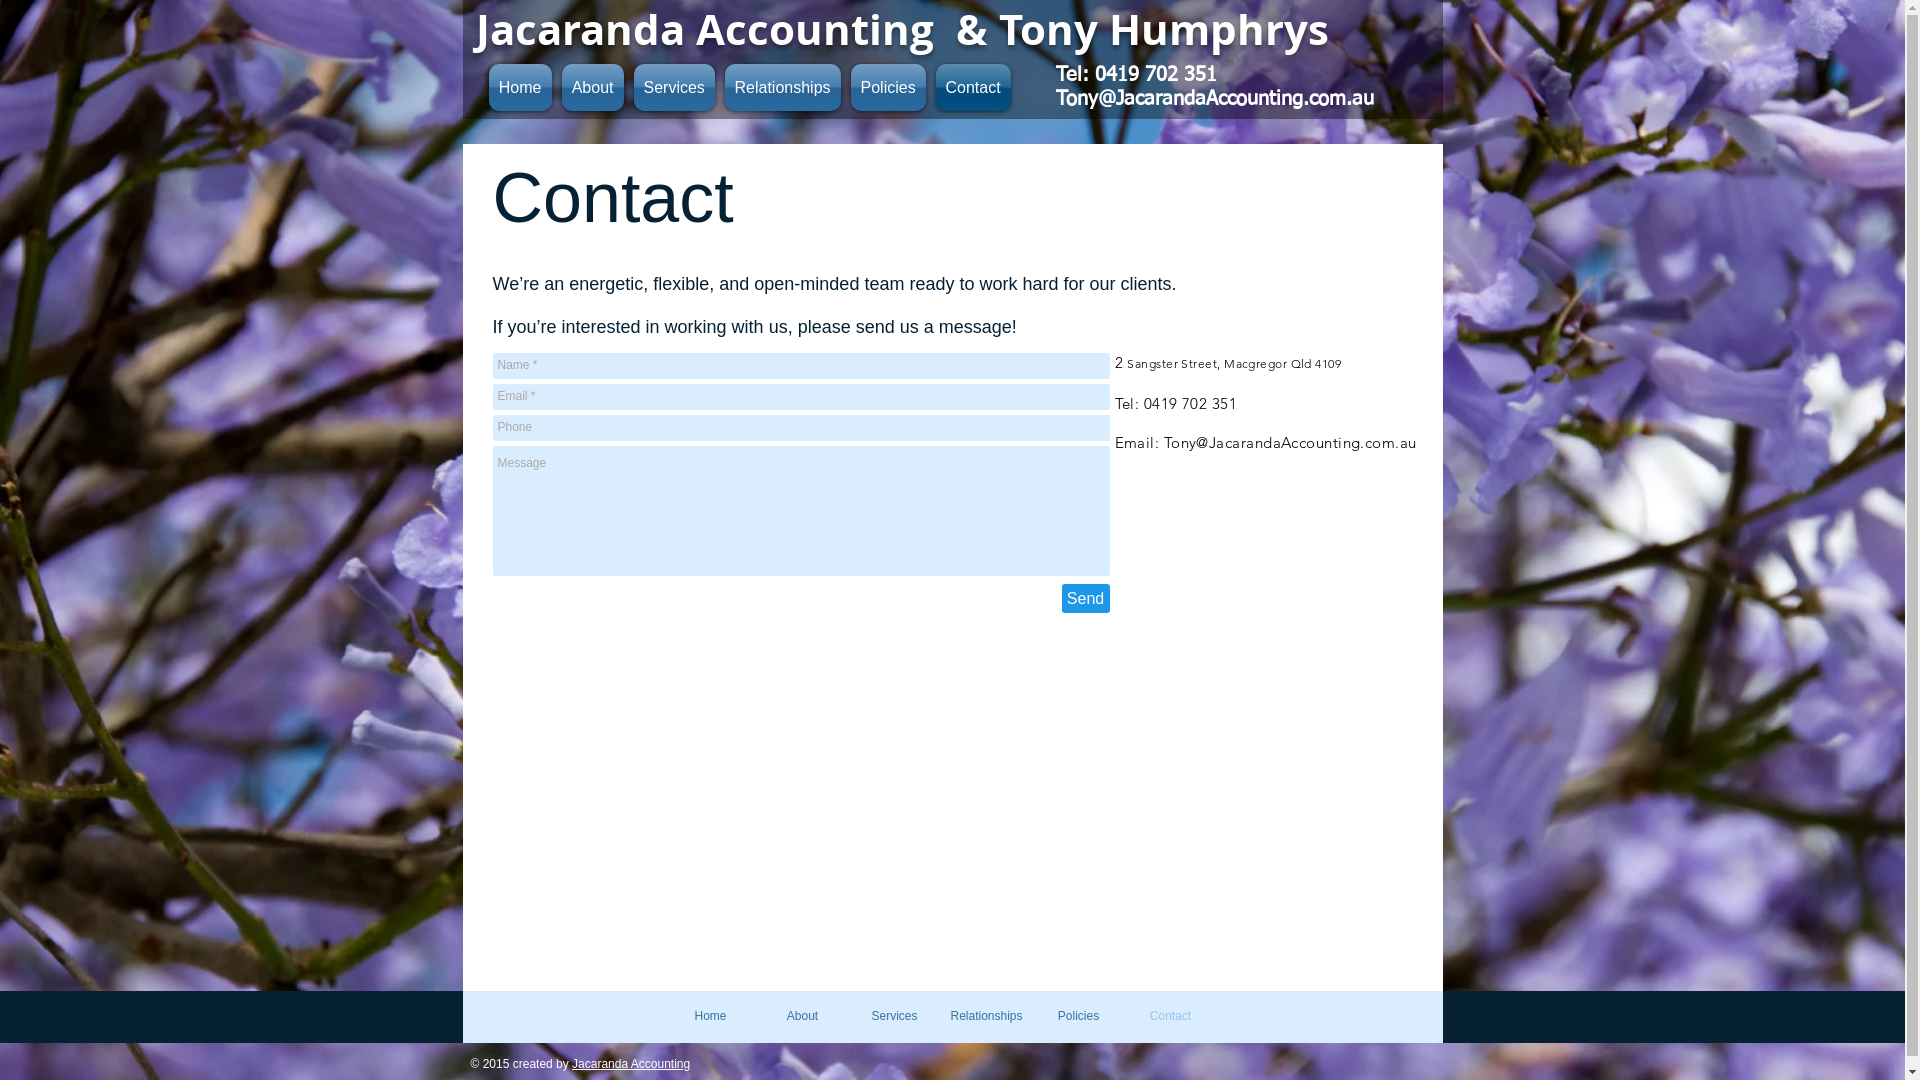  Describe the element at coordinates (969, 86) in the screenshot. I see `'Contact'` at that location.